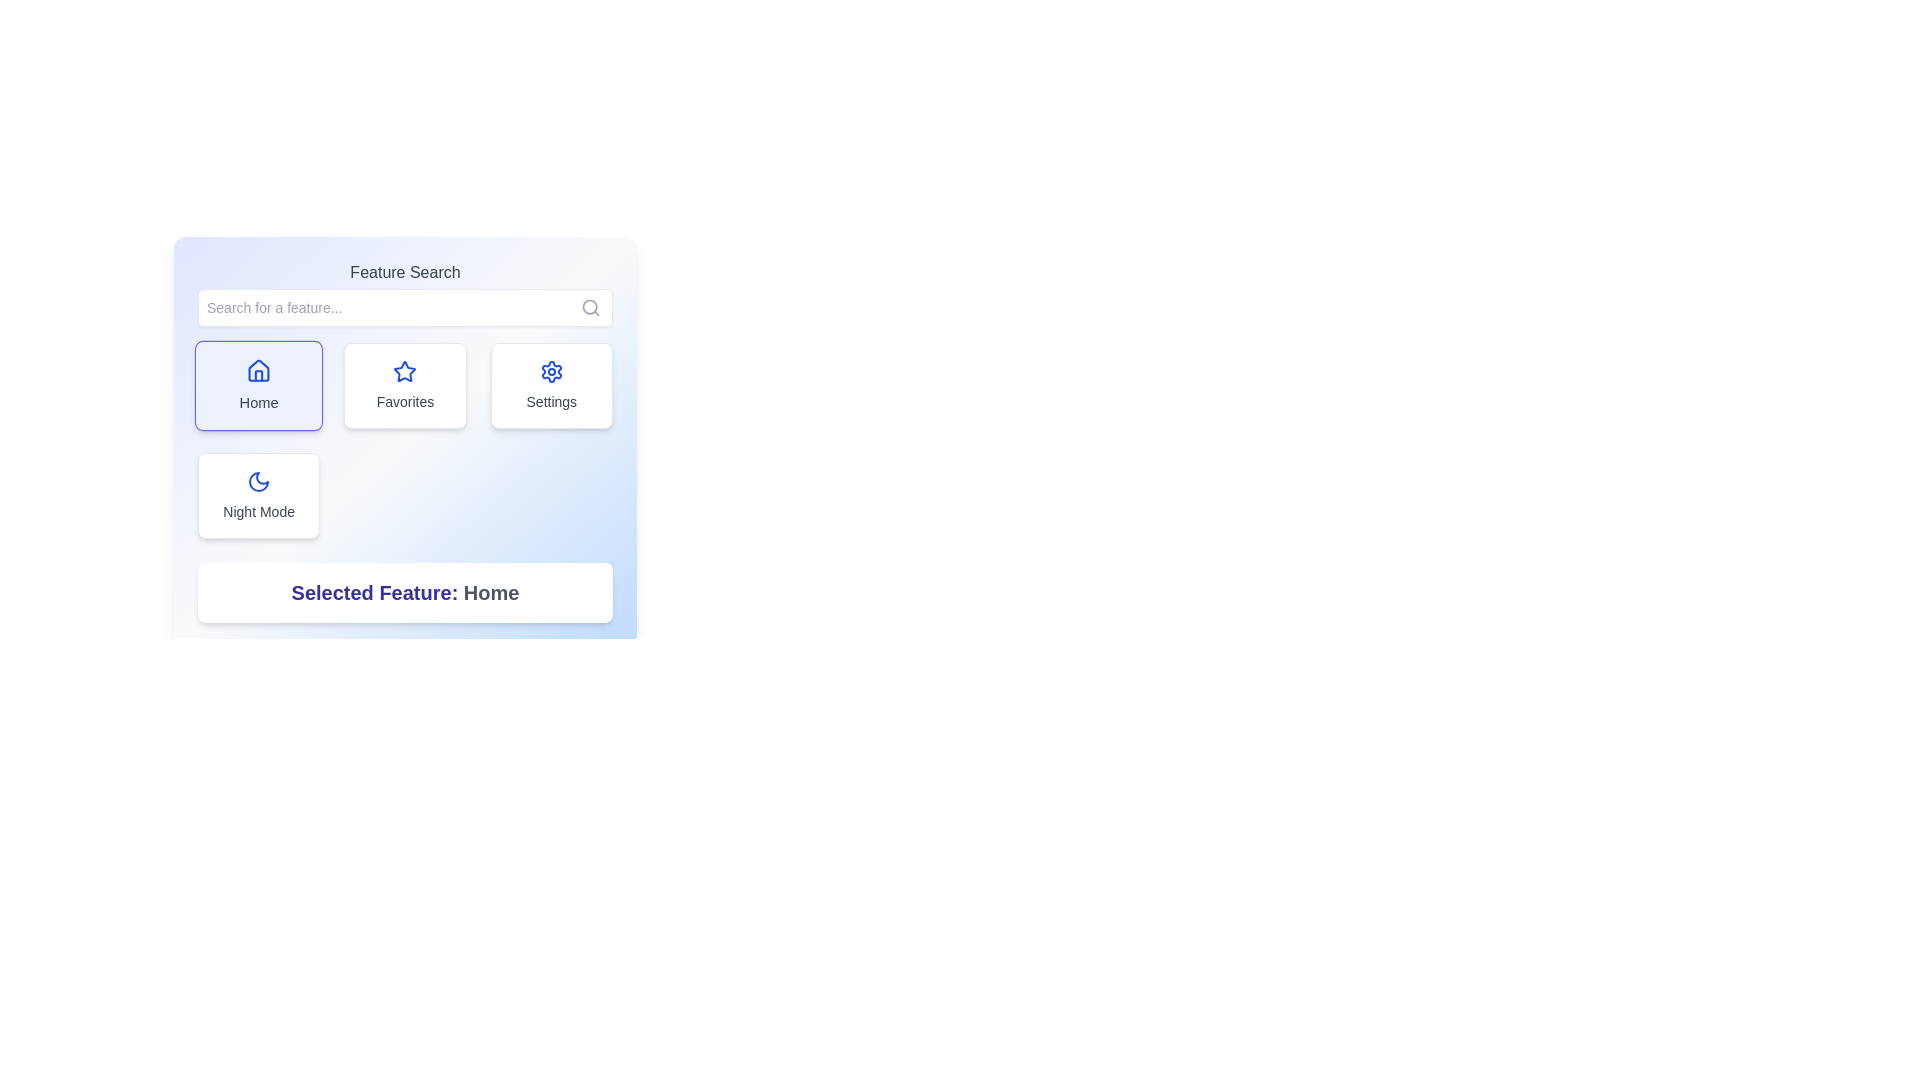  What do you see at coordinates (258, 370) in the screenshot?
I see `the house-shaped icon within the 'Home' button, which features a geometric outline and a window-like detail, located in the top-left corner of the grid of icons` at bounding box center [258, 370].